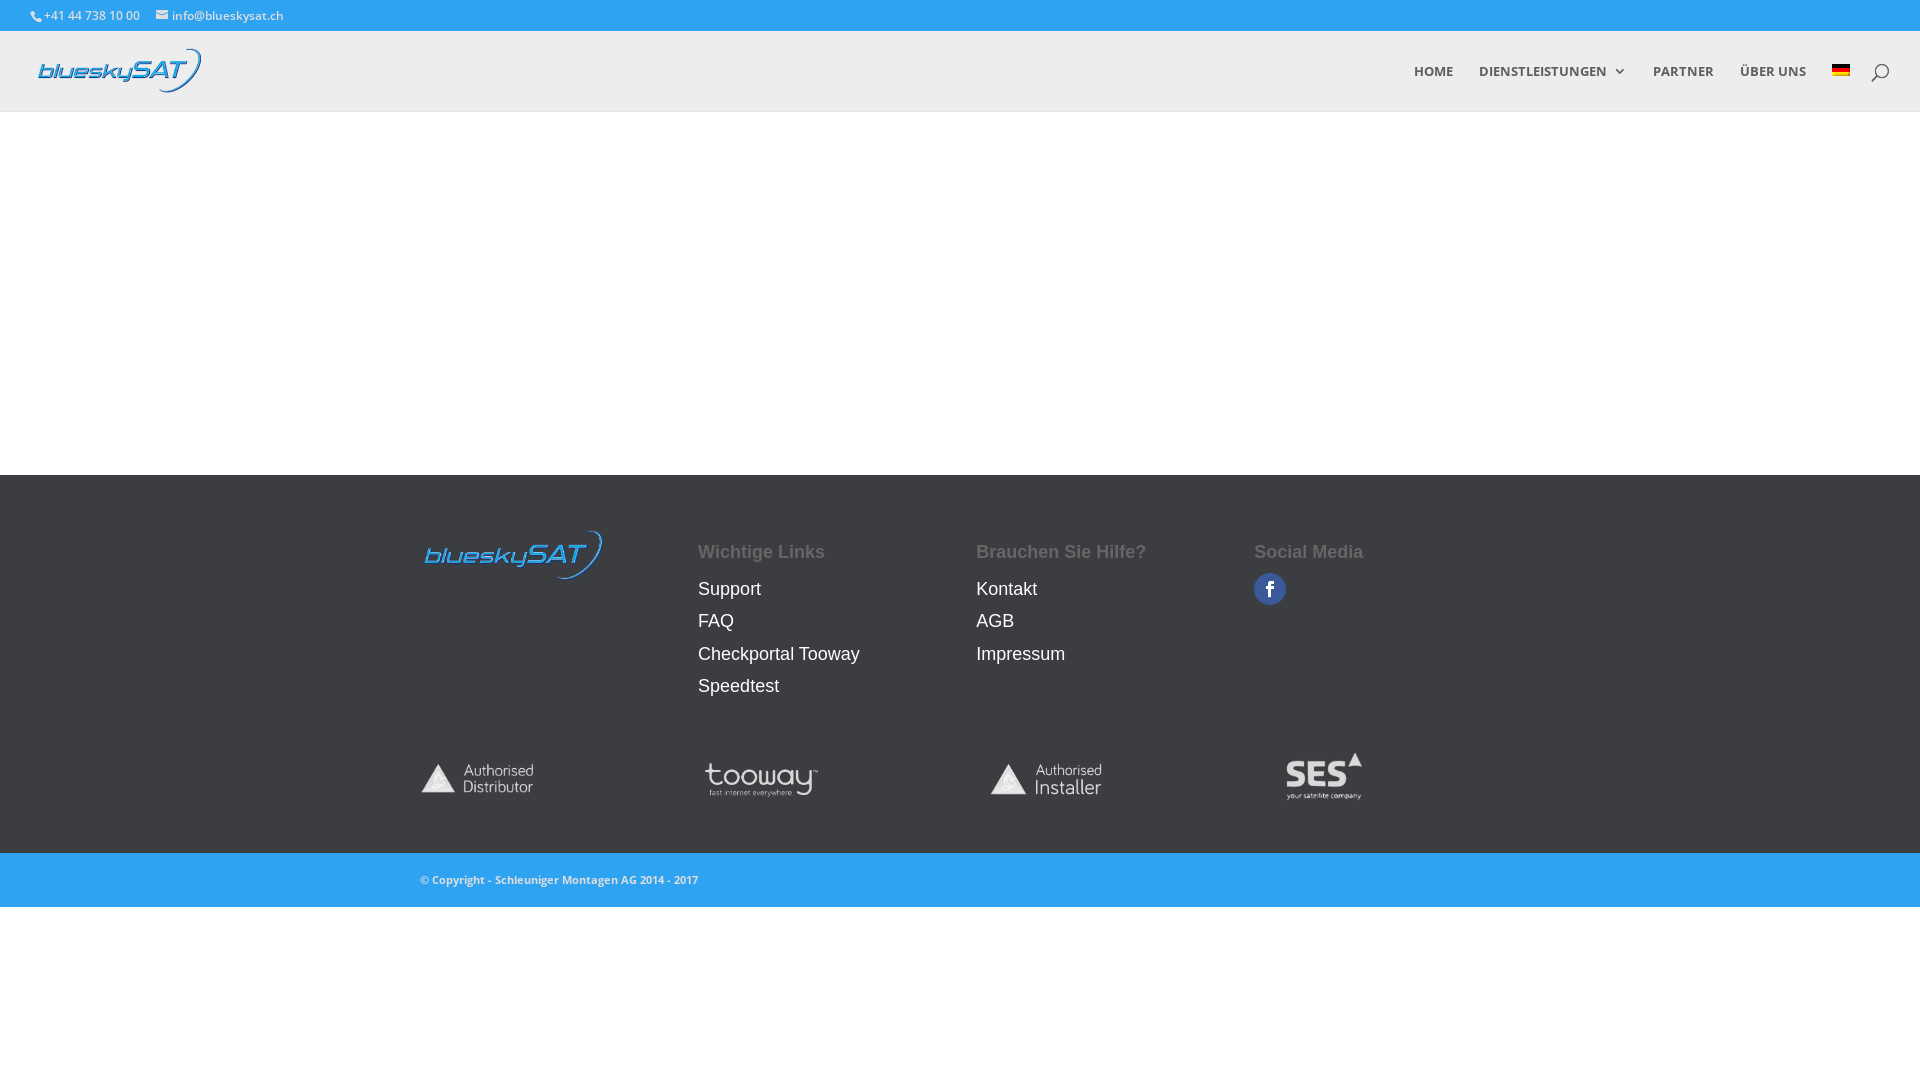 Image resolution: width=1920 pixels, height=1080 pixels. Describe the element at coordinates (728, 588) in the screenshot. I see `'Support'` at that location.